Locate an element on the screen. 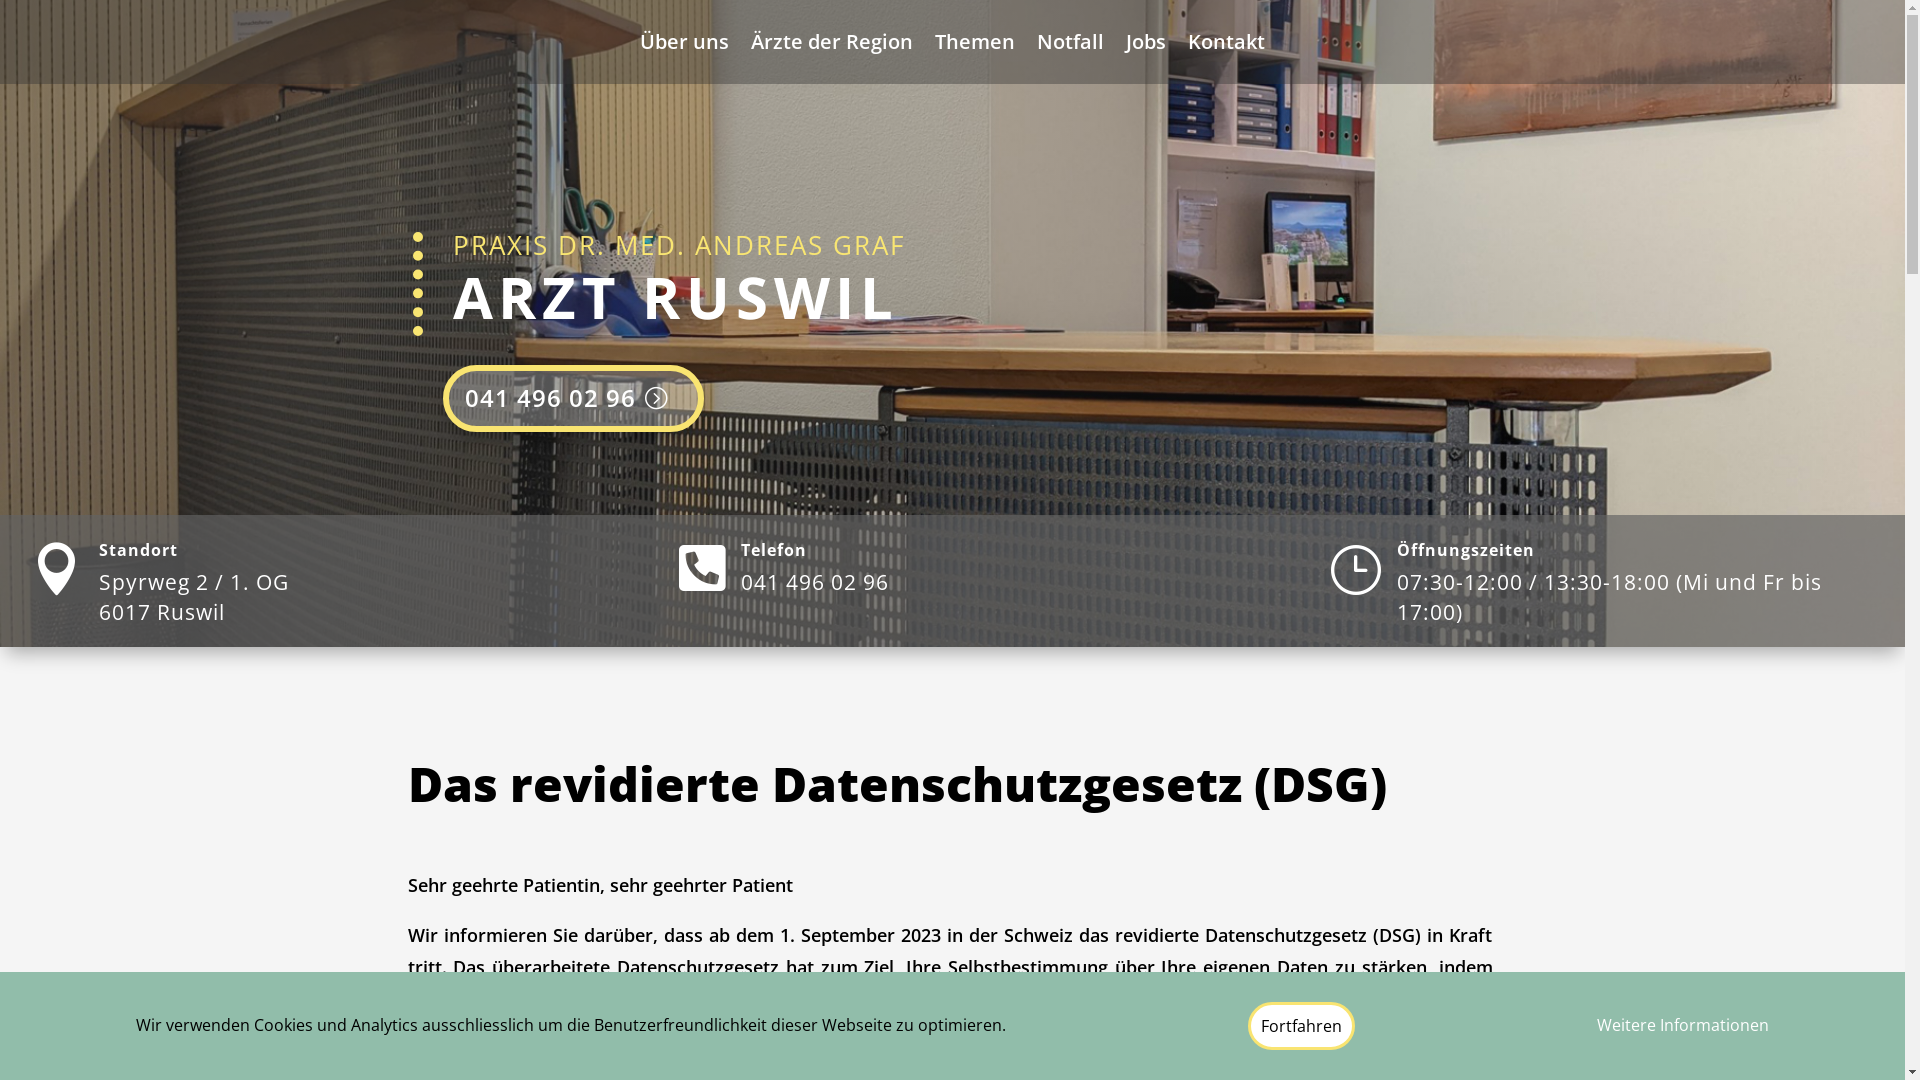  'Themen' is located at coordinates (974, 45).